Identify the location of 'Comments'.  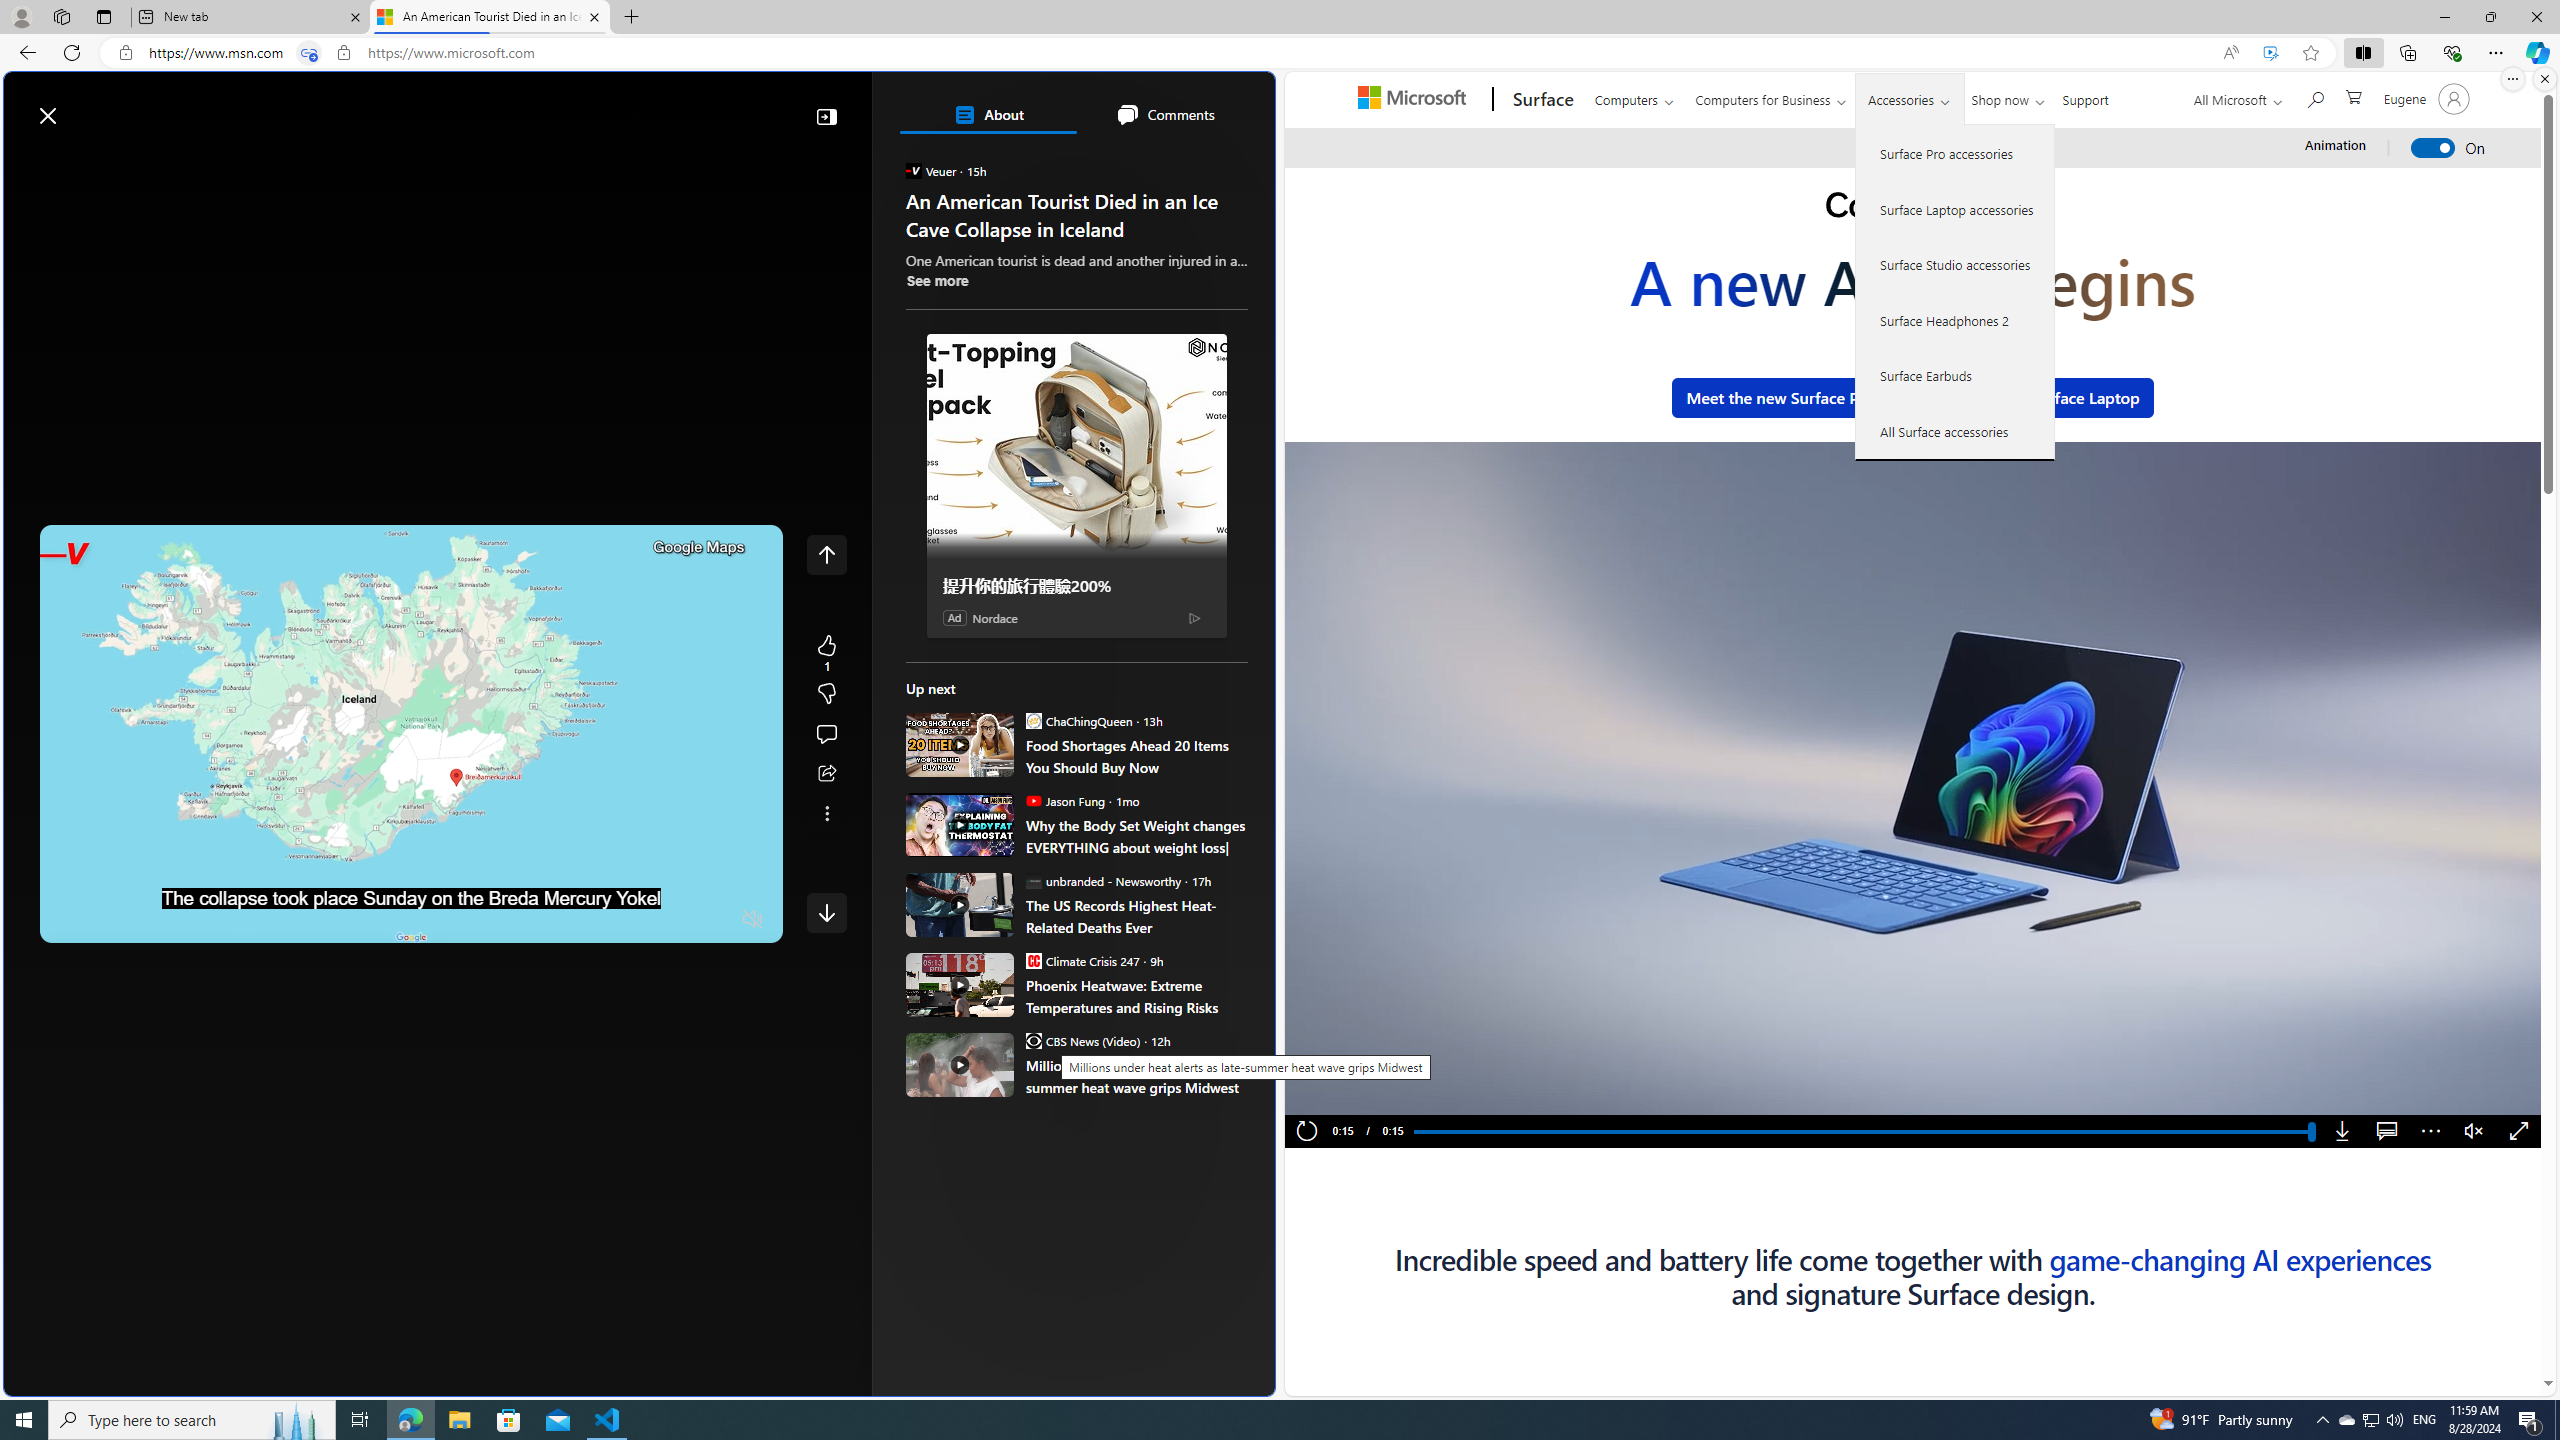
(1163, 114).